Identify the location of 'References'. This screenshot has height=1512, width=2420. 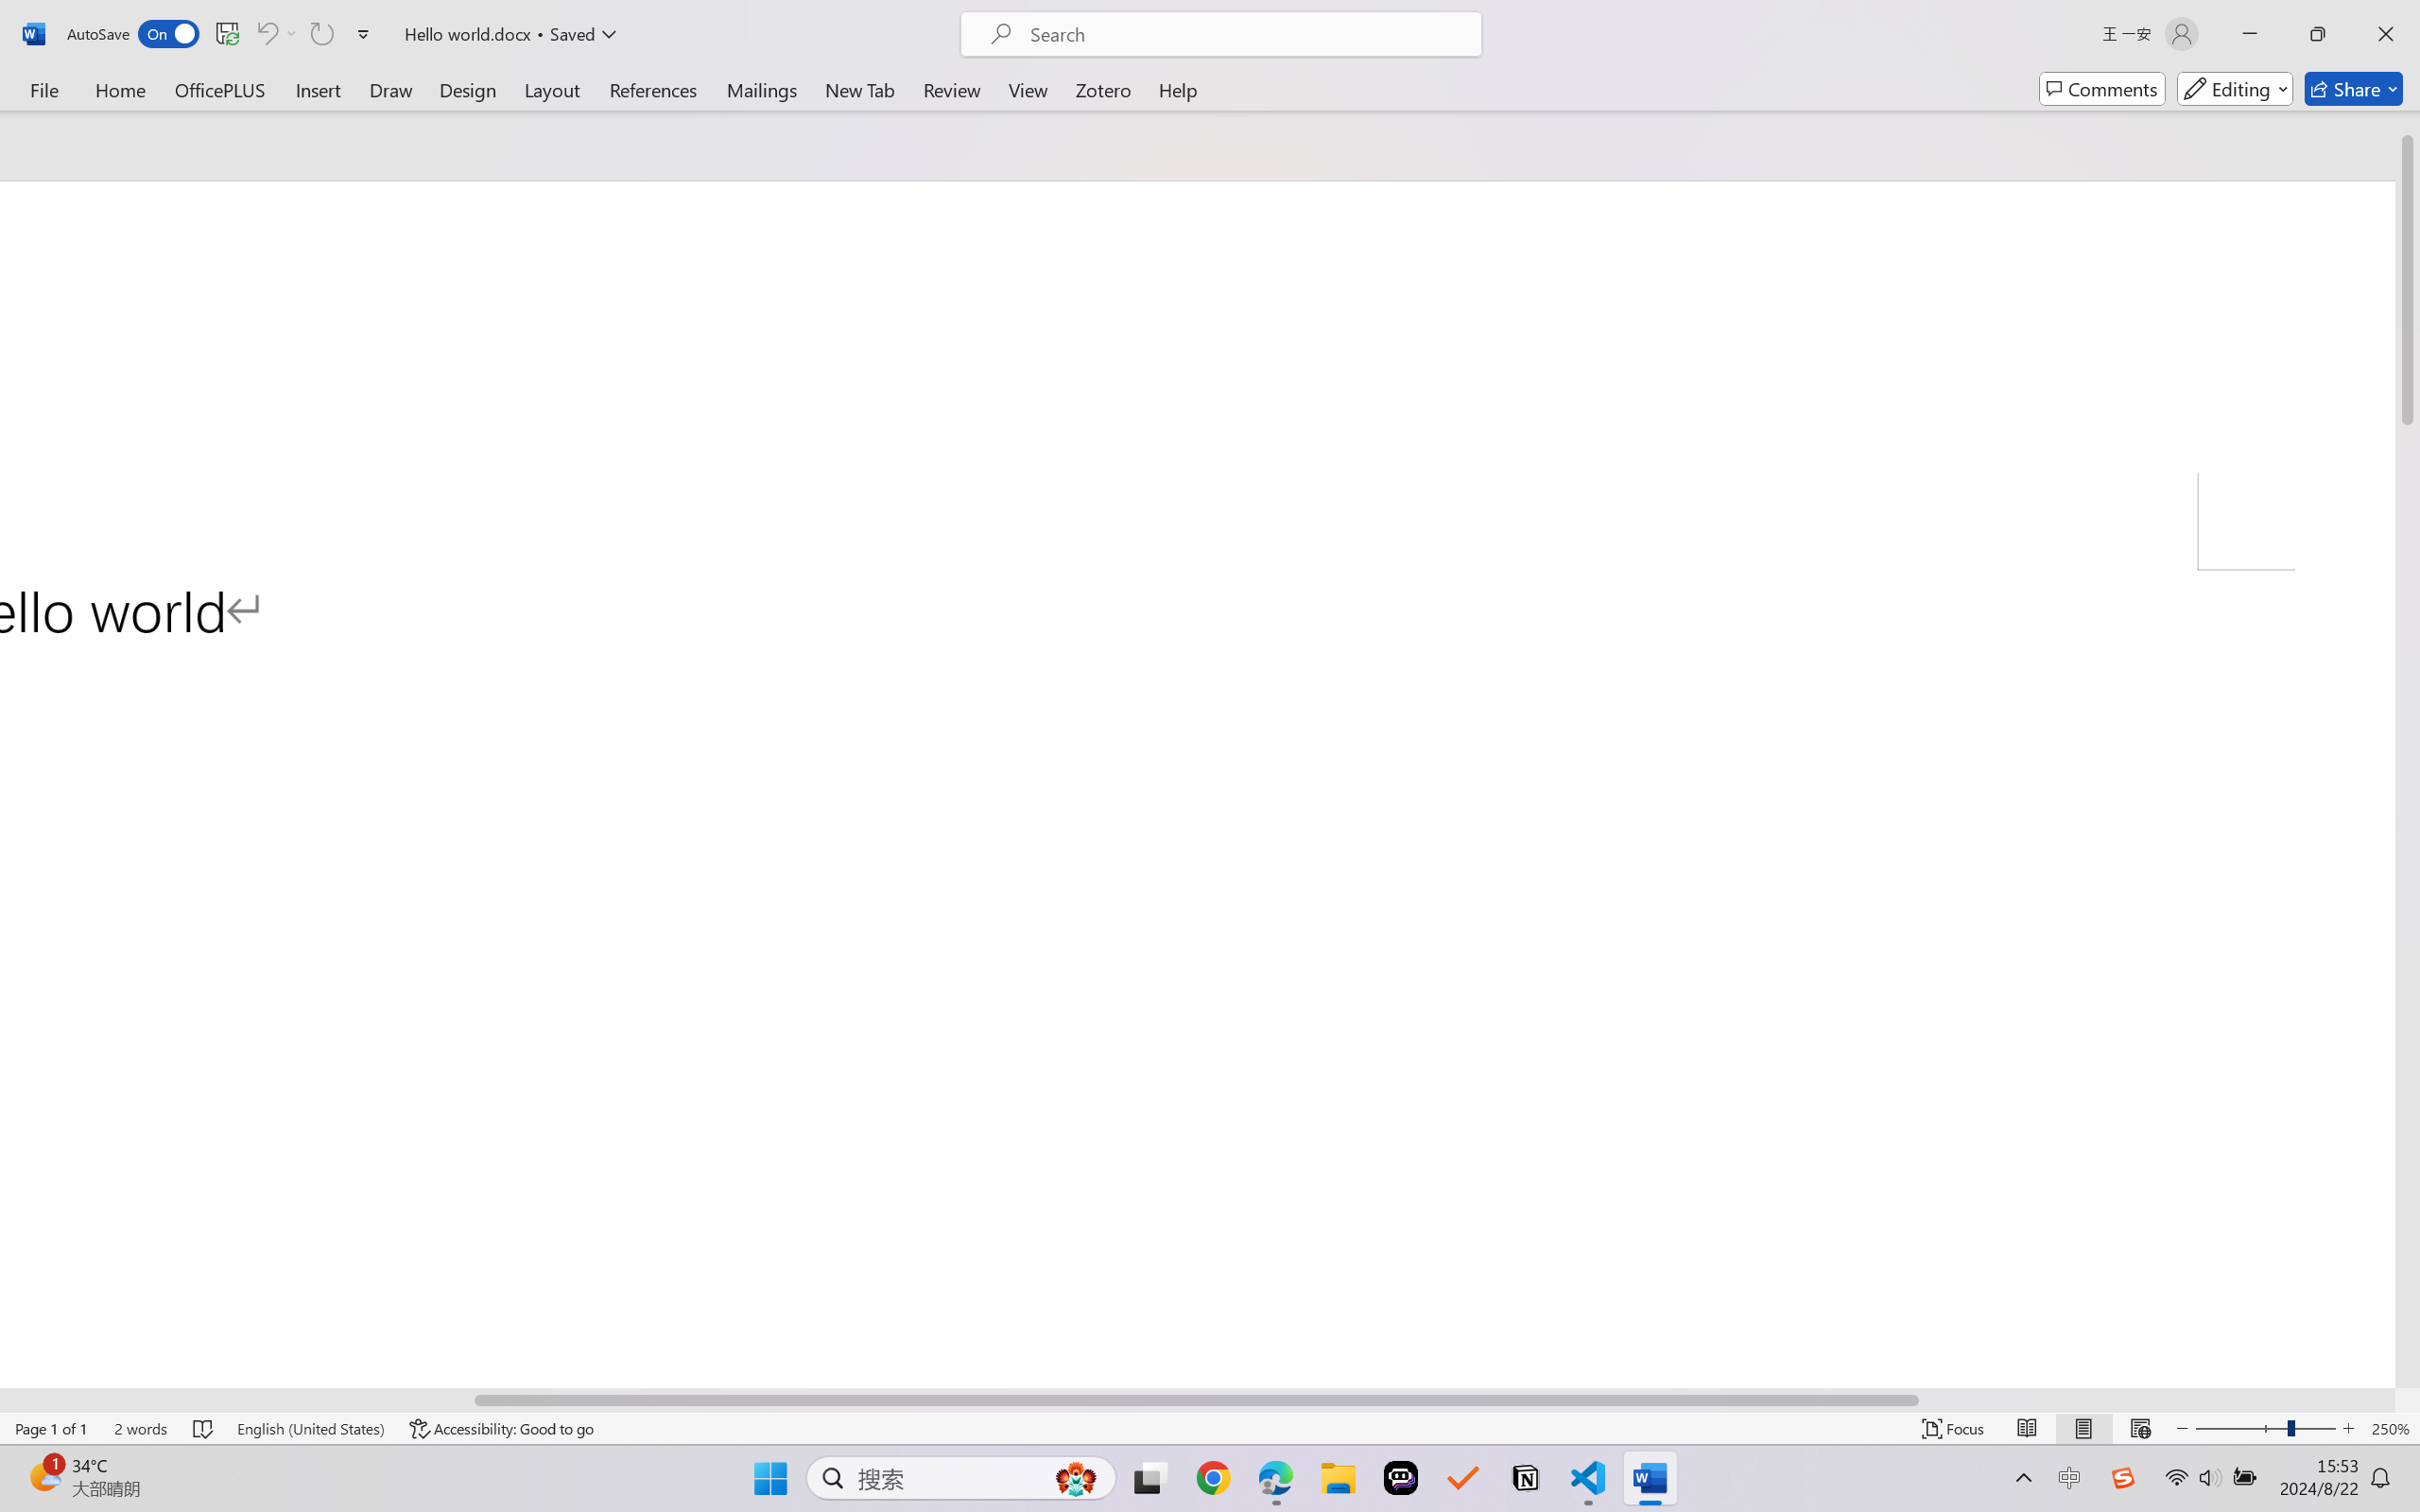
(653, 88).